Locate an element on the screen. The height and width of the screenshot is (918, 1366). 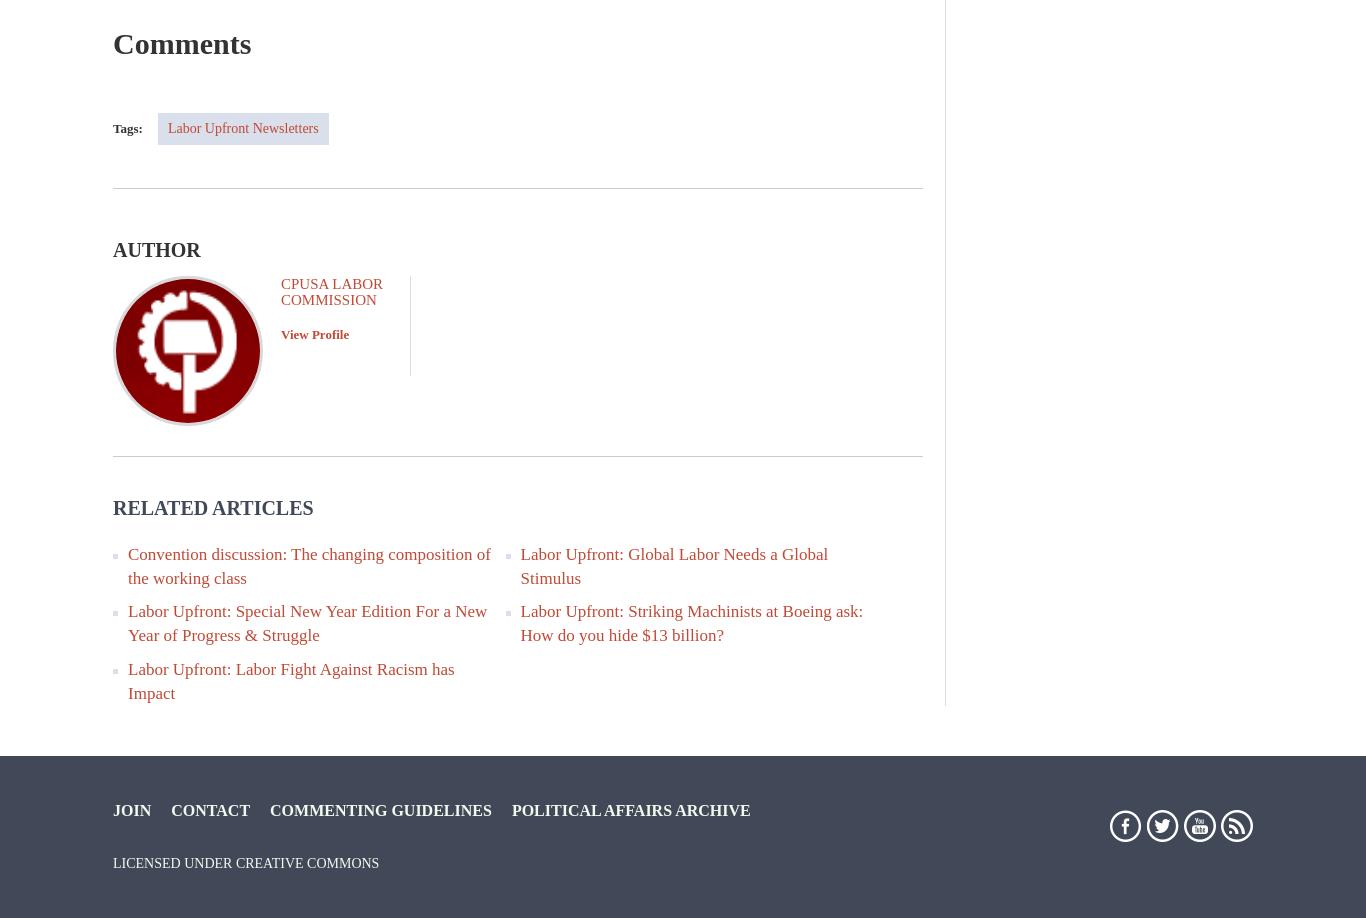
'Labor Upfront: Special New Year Edition  For a New Year of Progress & Struggle' is located at coordinates (307, 622).